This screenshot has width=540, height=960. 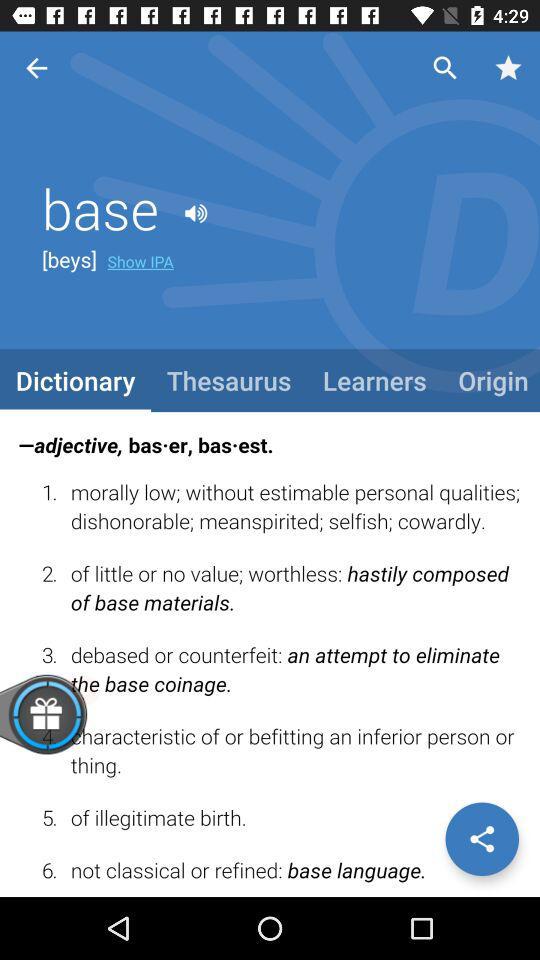 I want to click on the volume icon, so click(x=195, y=214).